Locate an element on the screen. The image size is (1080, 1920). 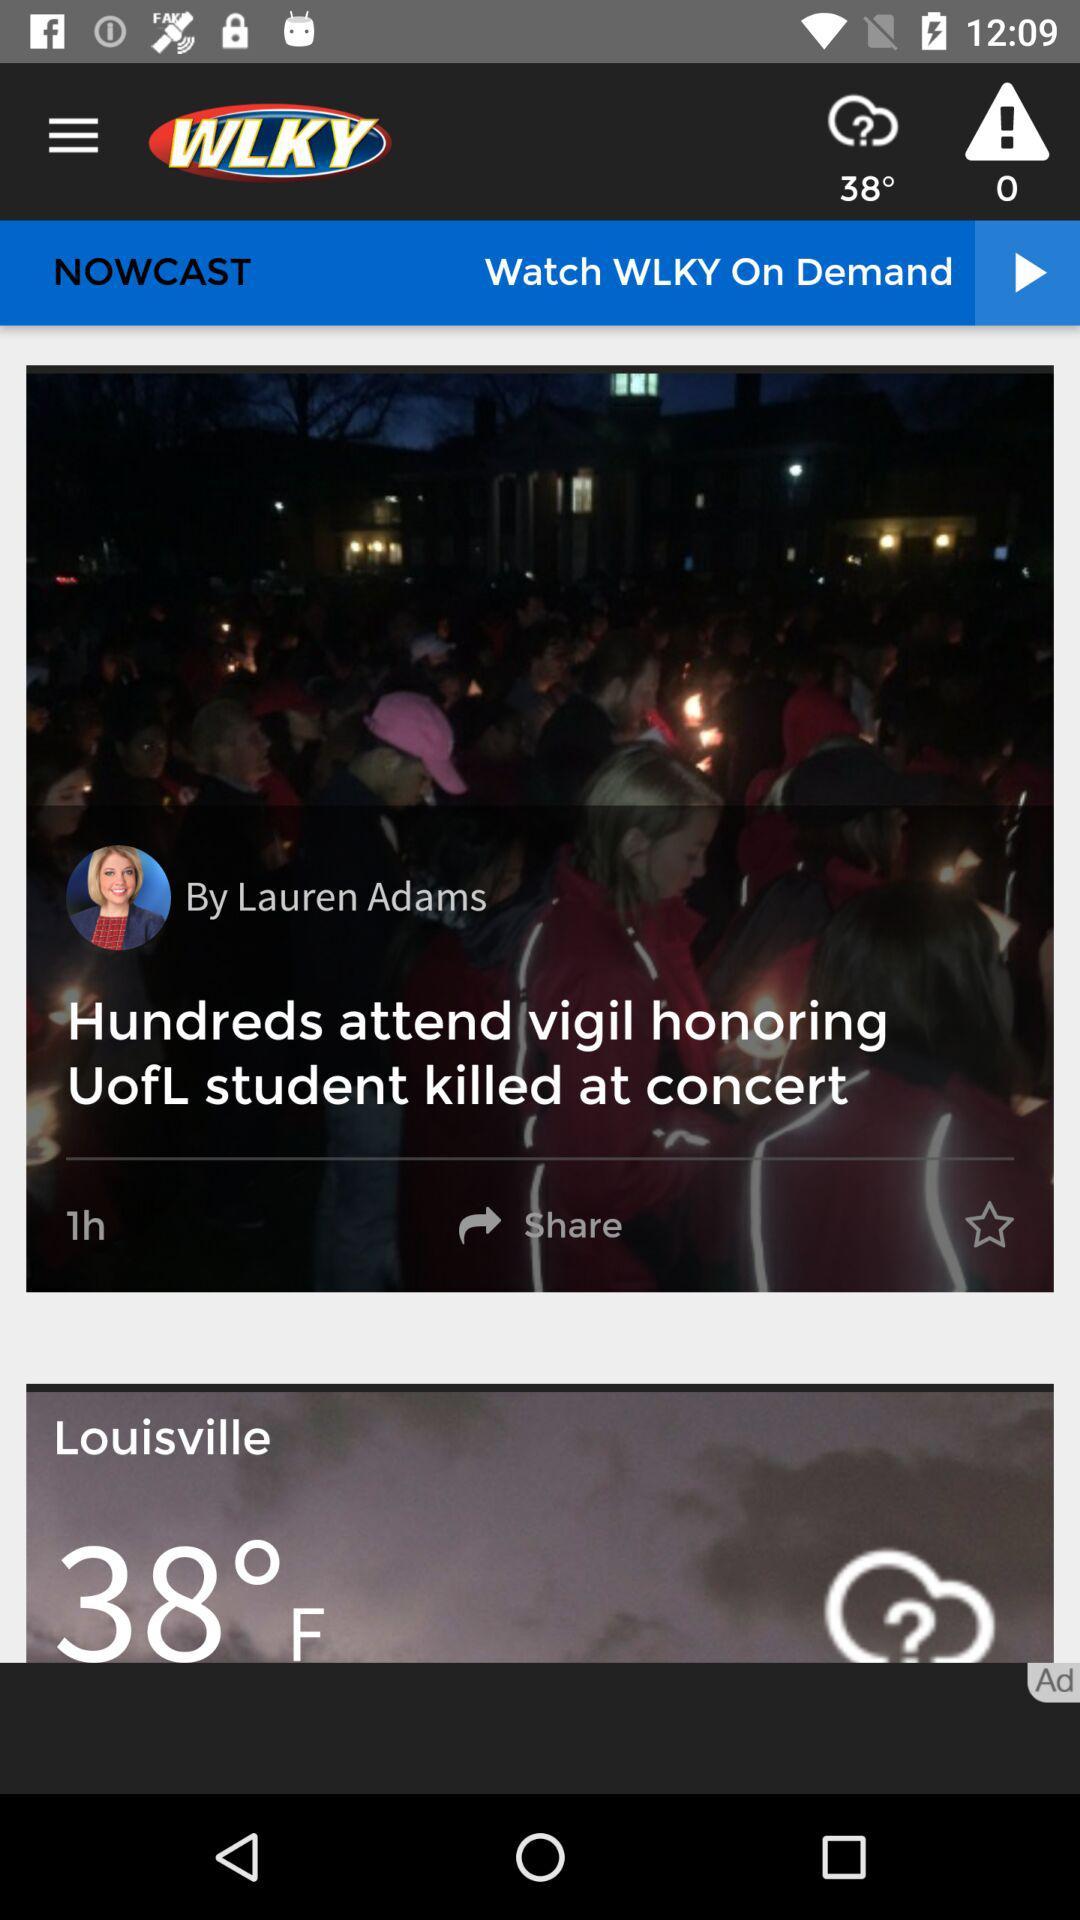
the image below nowcast is located at coordinates (540, 833).